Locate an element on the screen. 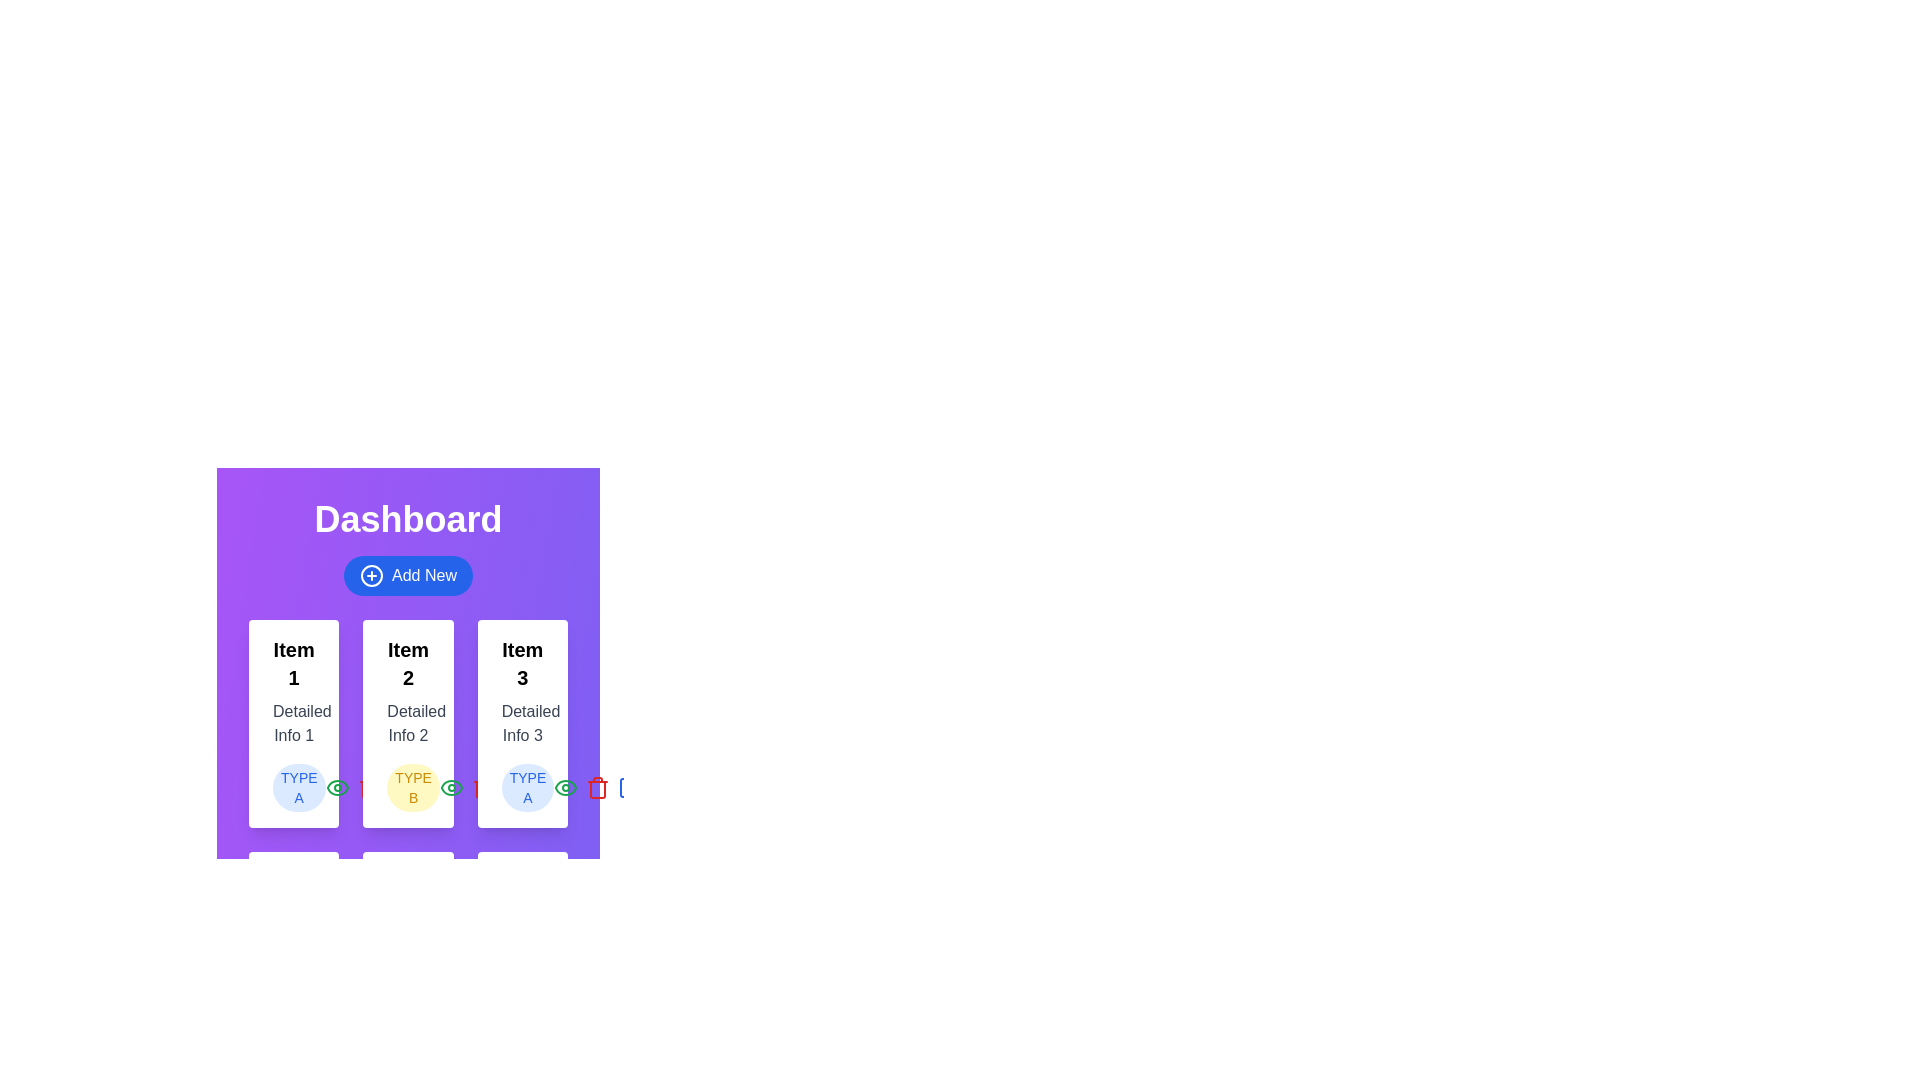 This screenshot has height=1080, width=1920. 'Add New' button to add a new item is located at coordinates (407, 575).